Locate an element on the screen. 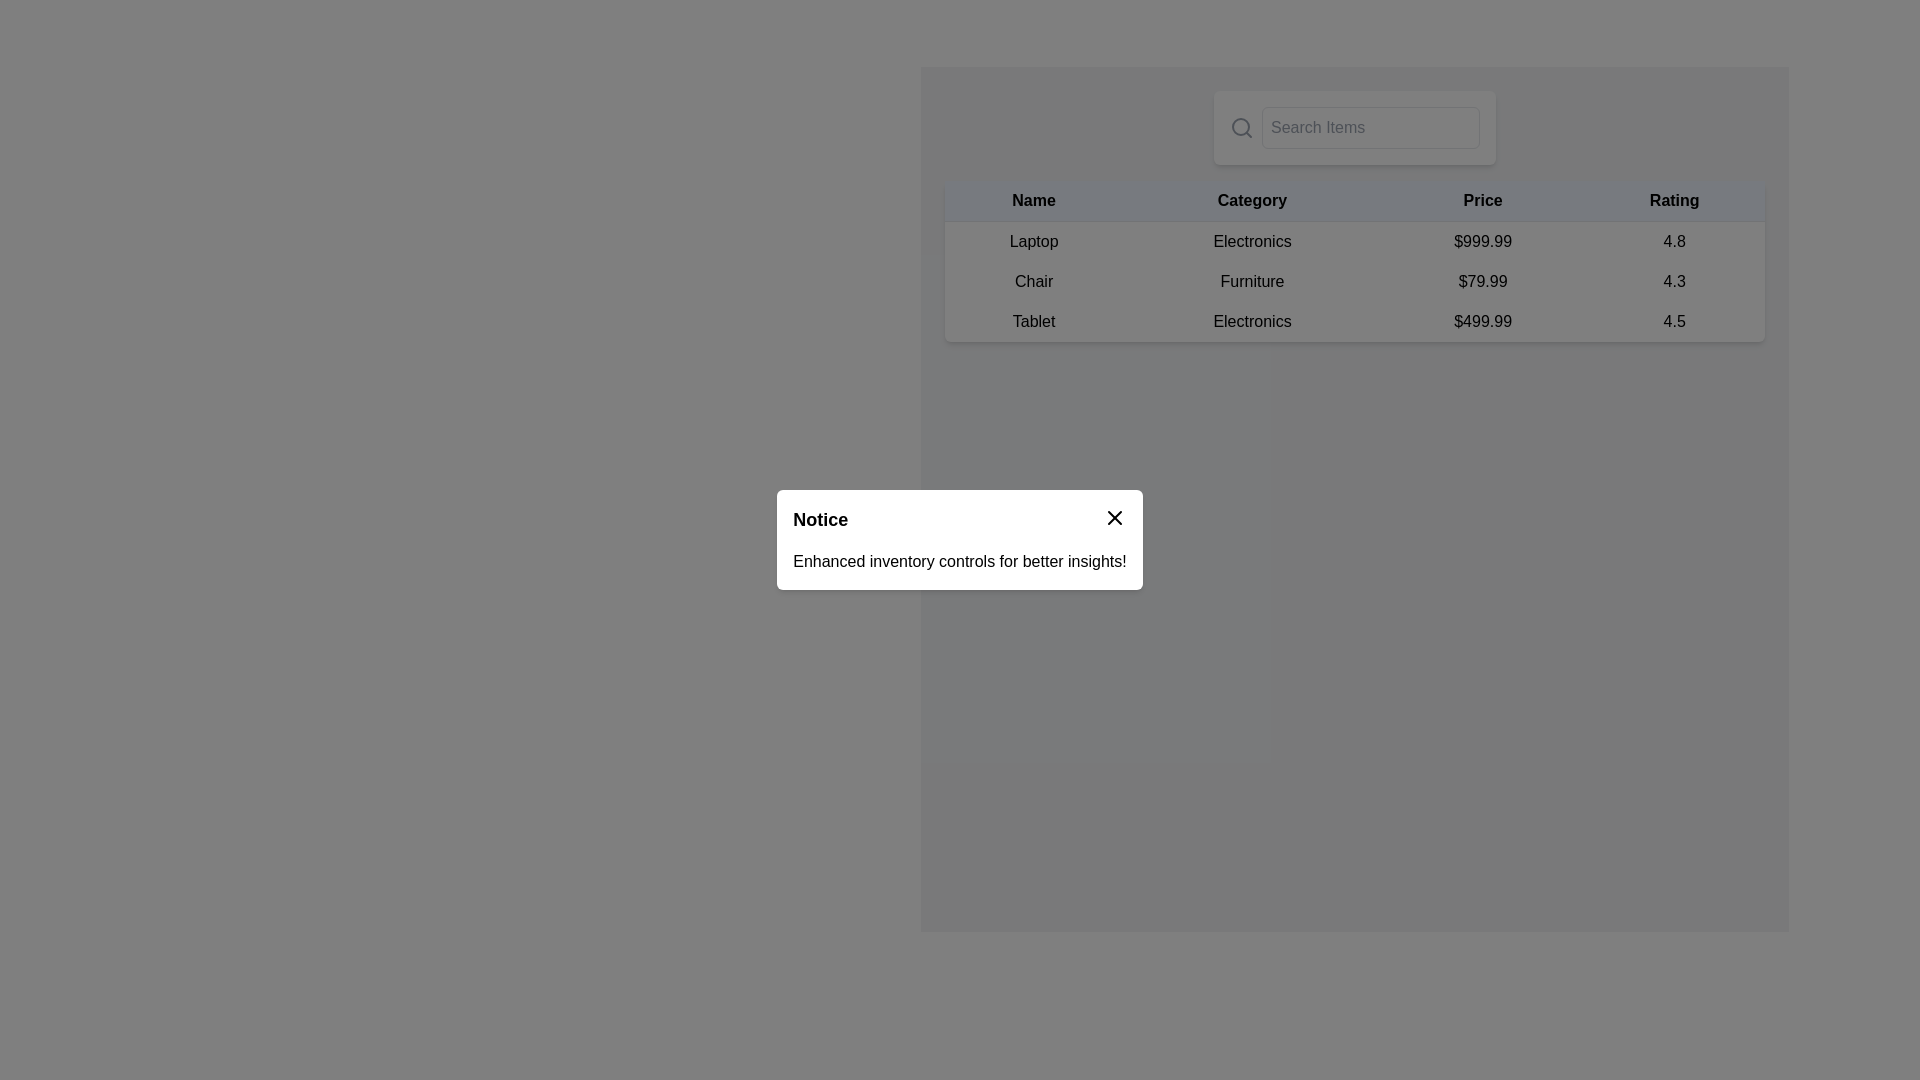 This screenshot has height=1080, width=1920. the tabular row displaying the product details for 'Chair', which includes the name, category, price, and rating is located at coordinates (1354, 281).